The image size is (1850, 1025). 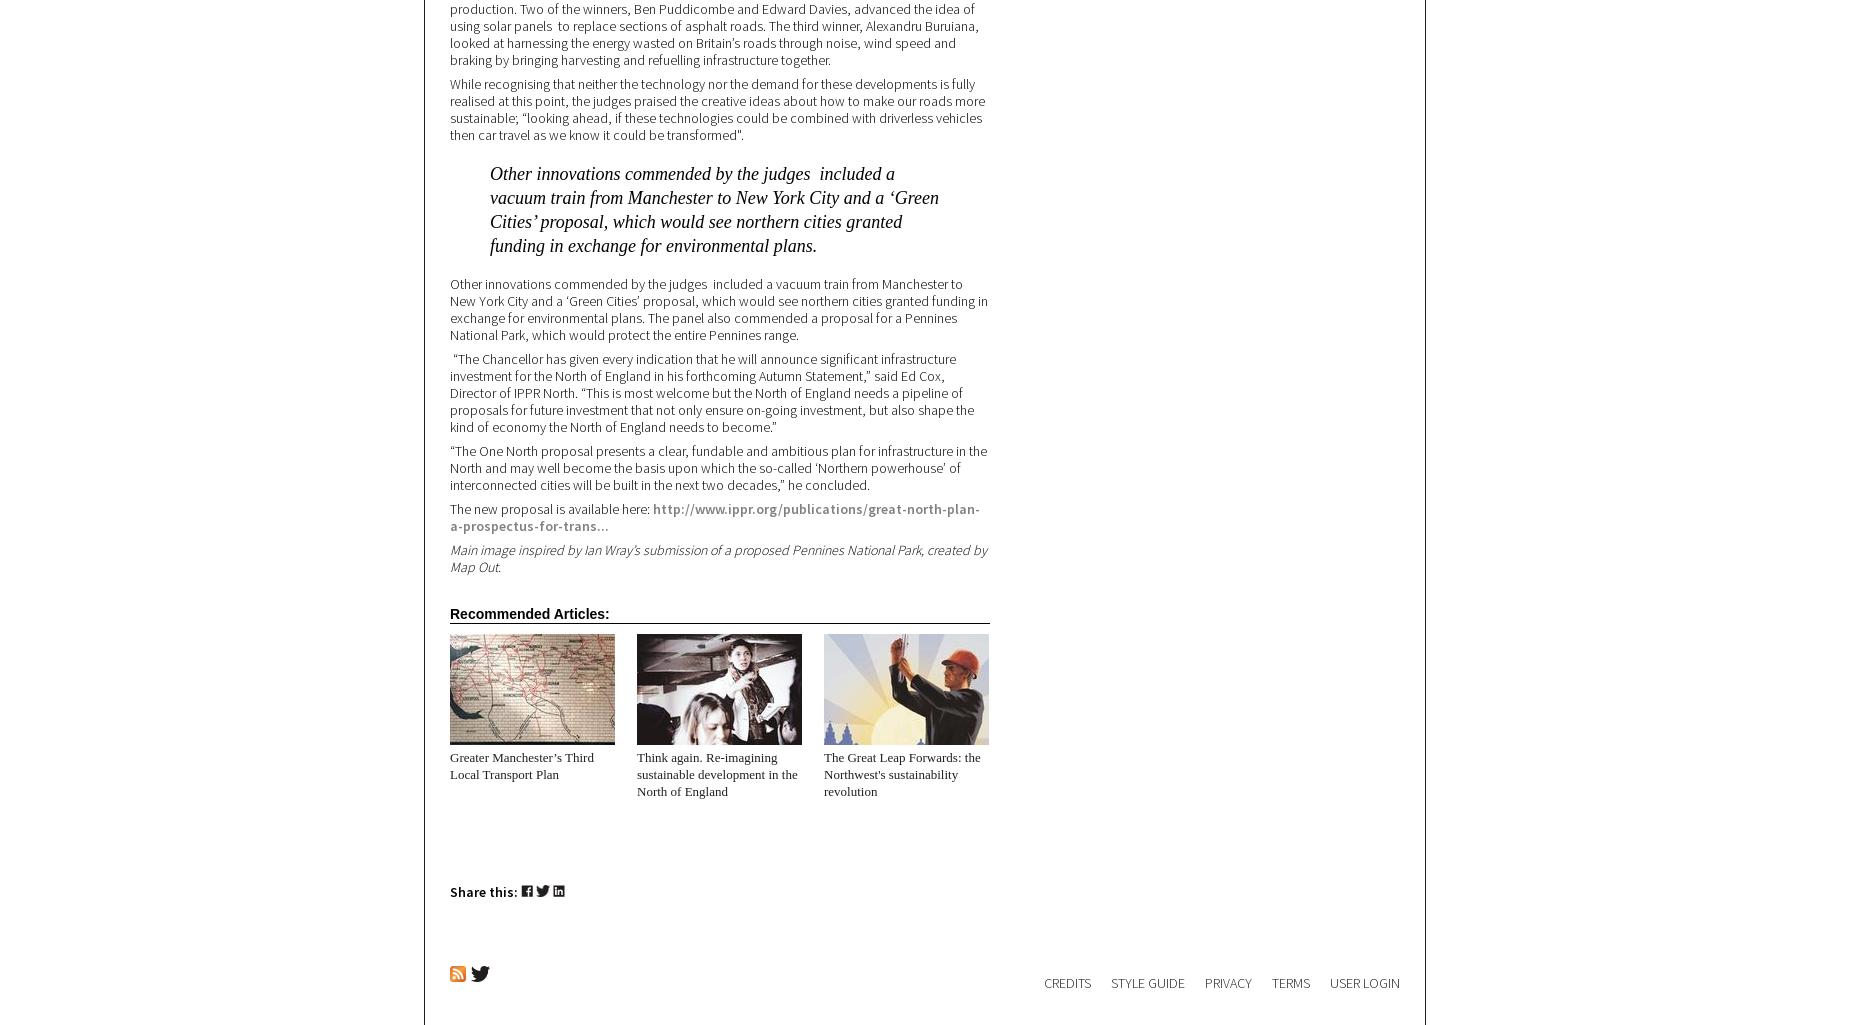 I want to click on 'The new proposal is available here:', so click(x=551, y=509).